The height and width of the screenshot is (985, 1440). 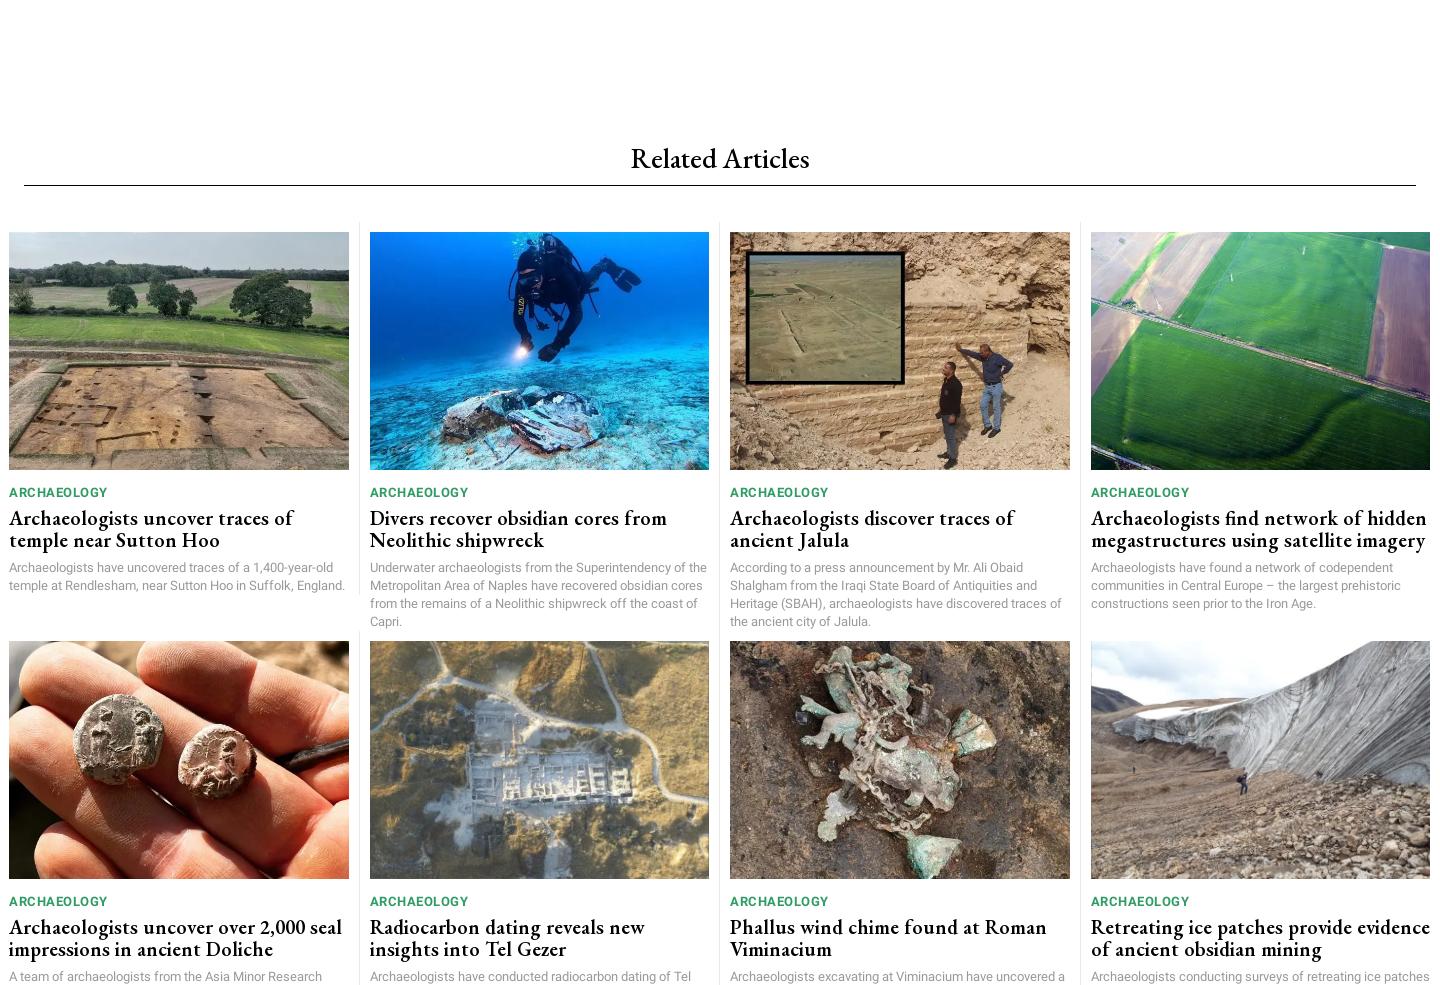 What do you see at coordinates (1256, 527) in the screenshot?
I see `'Archaeologists find network of hidden megastructures using satellite imagery'` at bounding box center [1256, 527].